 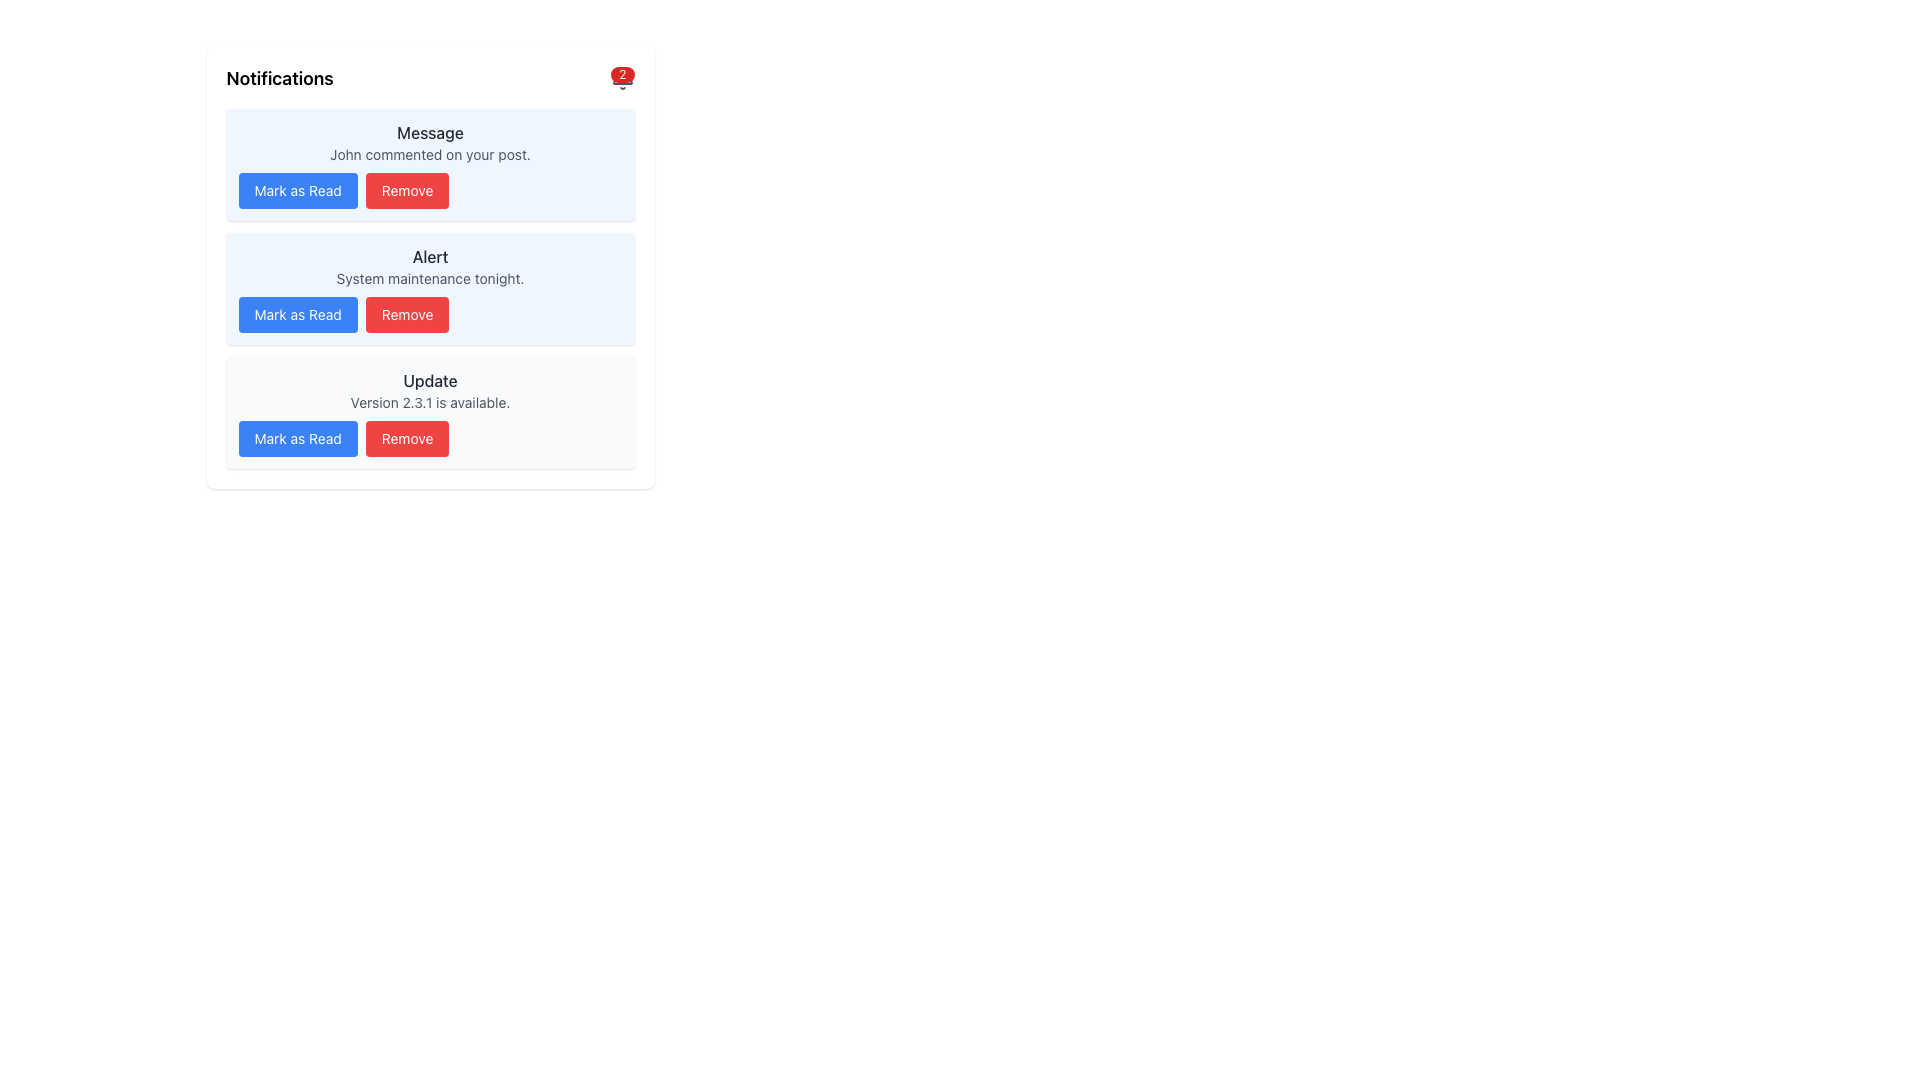 I want to click on the second button in the notification card to observe any hover effects, so click(x=406, y=438).